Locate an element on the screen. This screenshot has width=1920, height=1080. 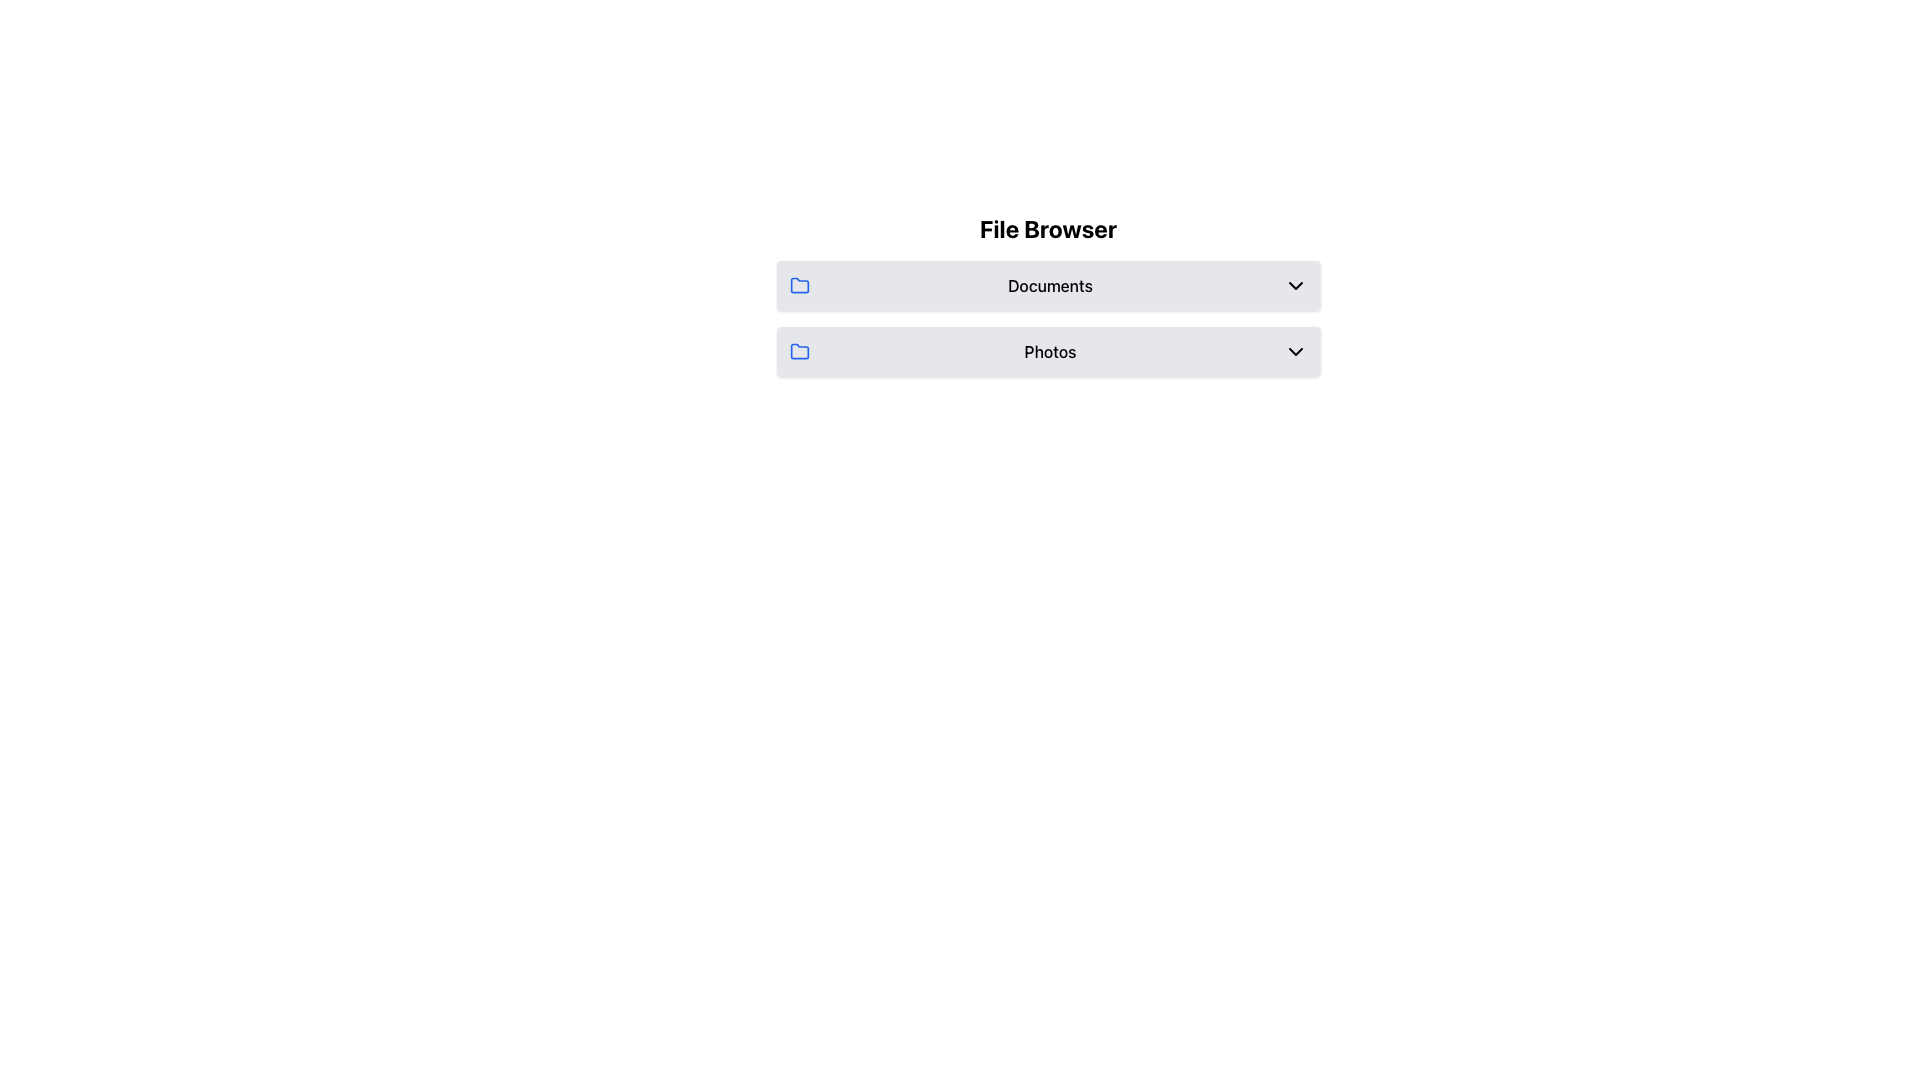
the downward-facing chevron icon located to the right of the 'Photos' section is located at coordinates (1295, 350).